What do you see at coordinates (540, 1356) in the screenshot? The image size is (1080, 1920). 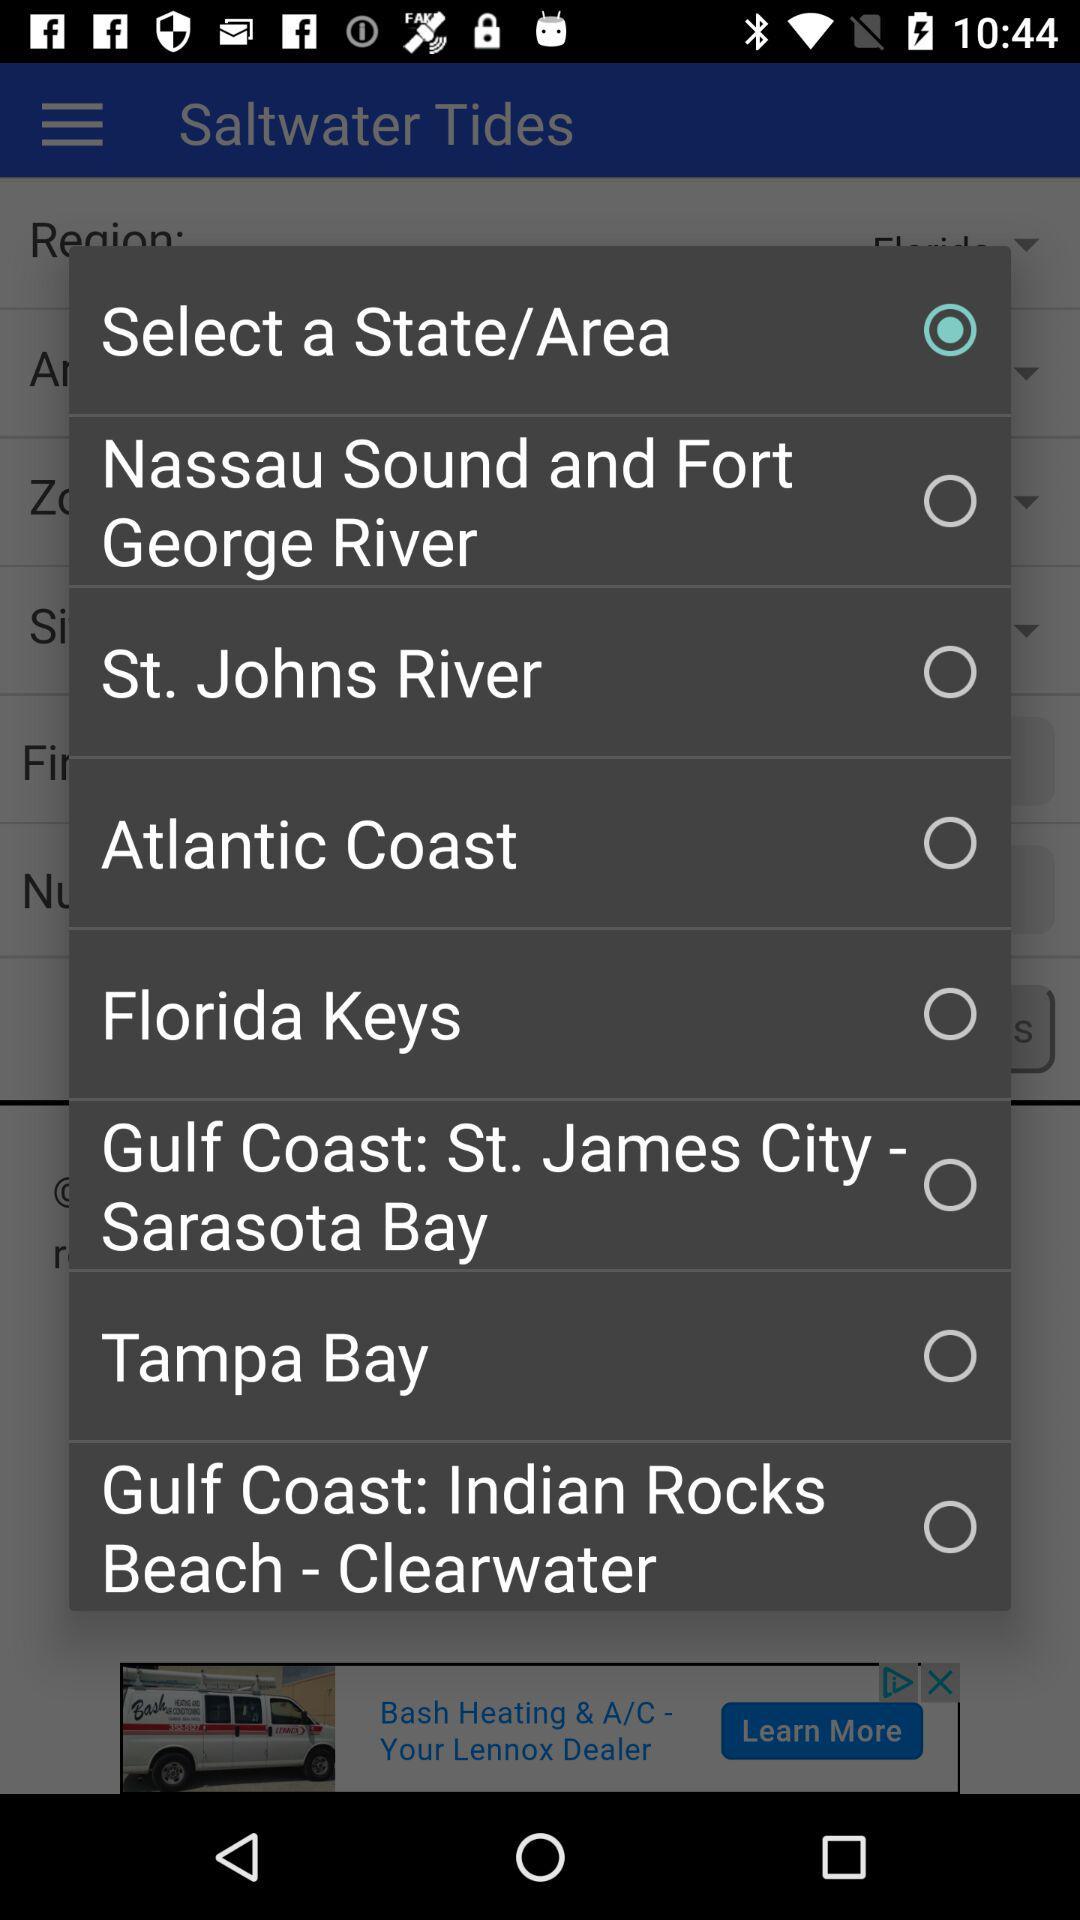 I see `tampa bay icon` at bounding box center [540, 1356].